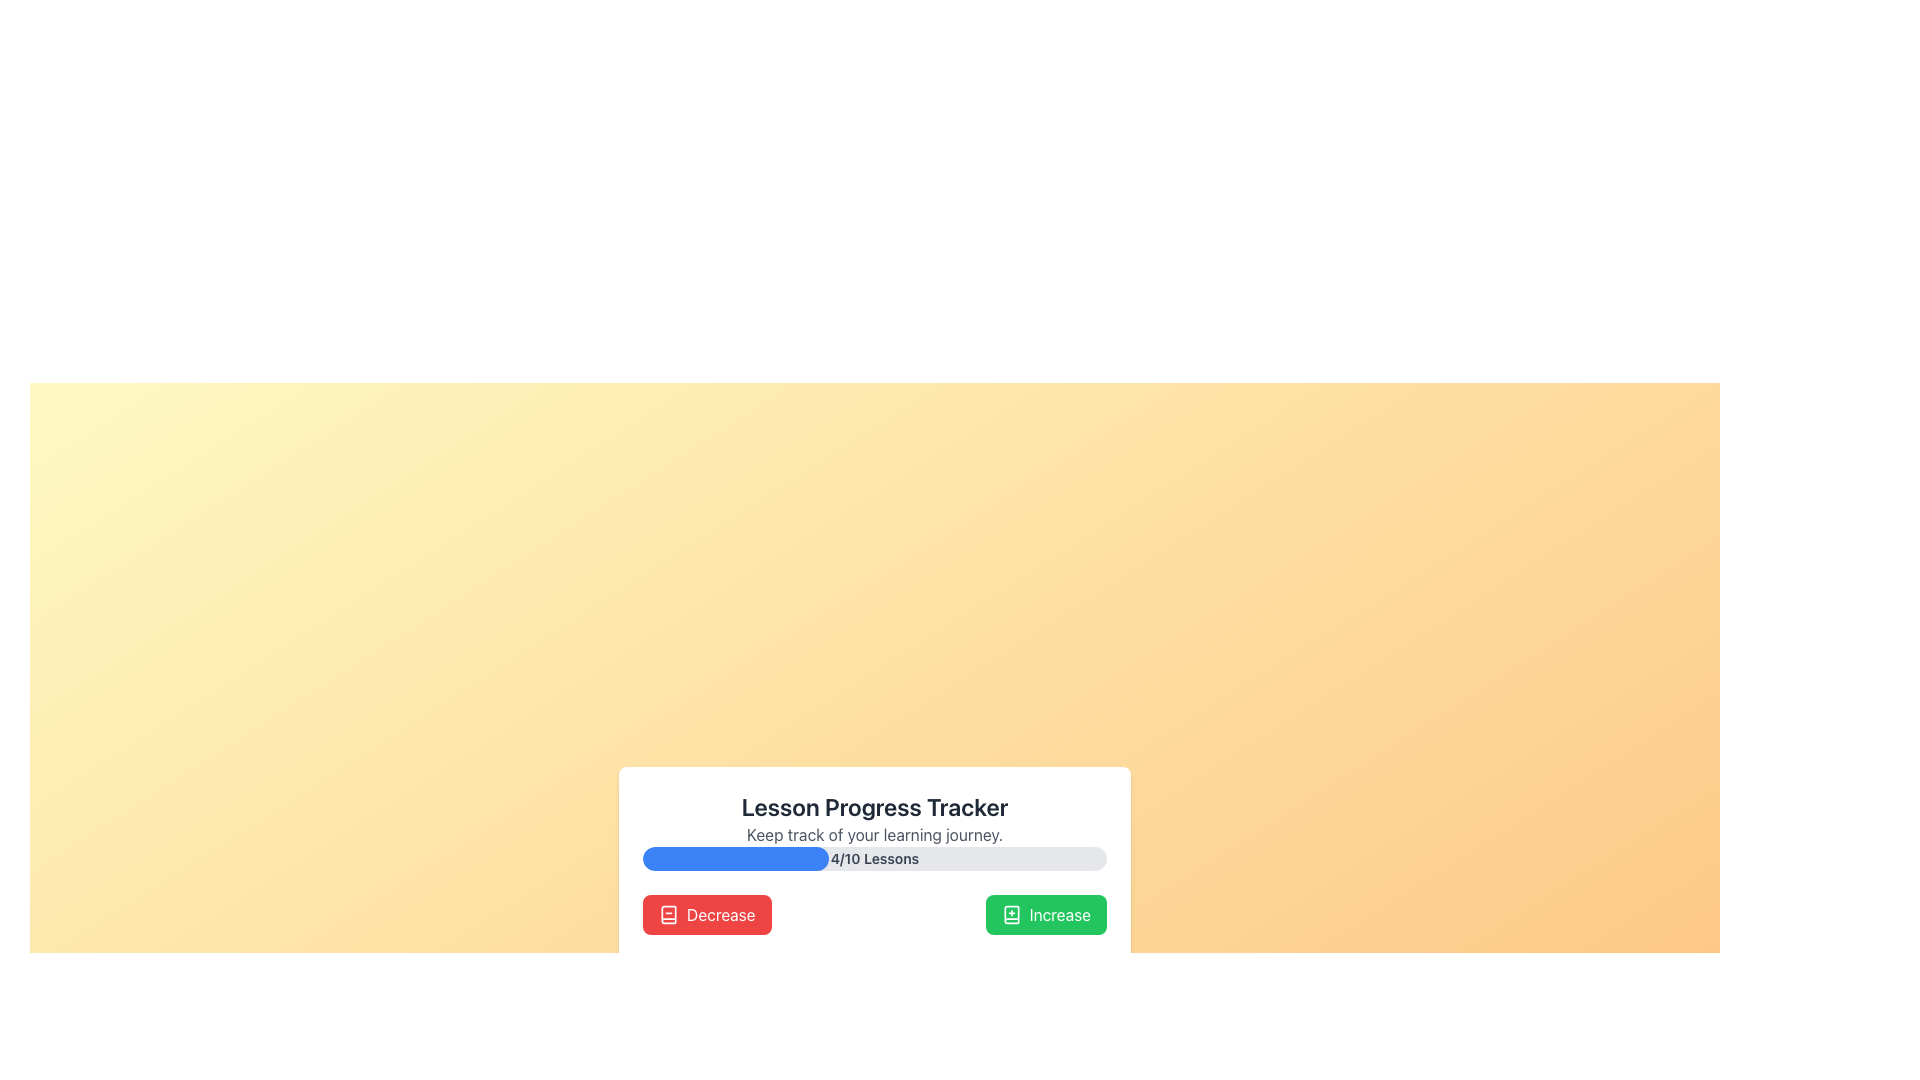  I want to click on the Progress Bar indicating 40% completion in the Lesson Progress Tracker section, so click(734, 858).